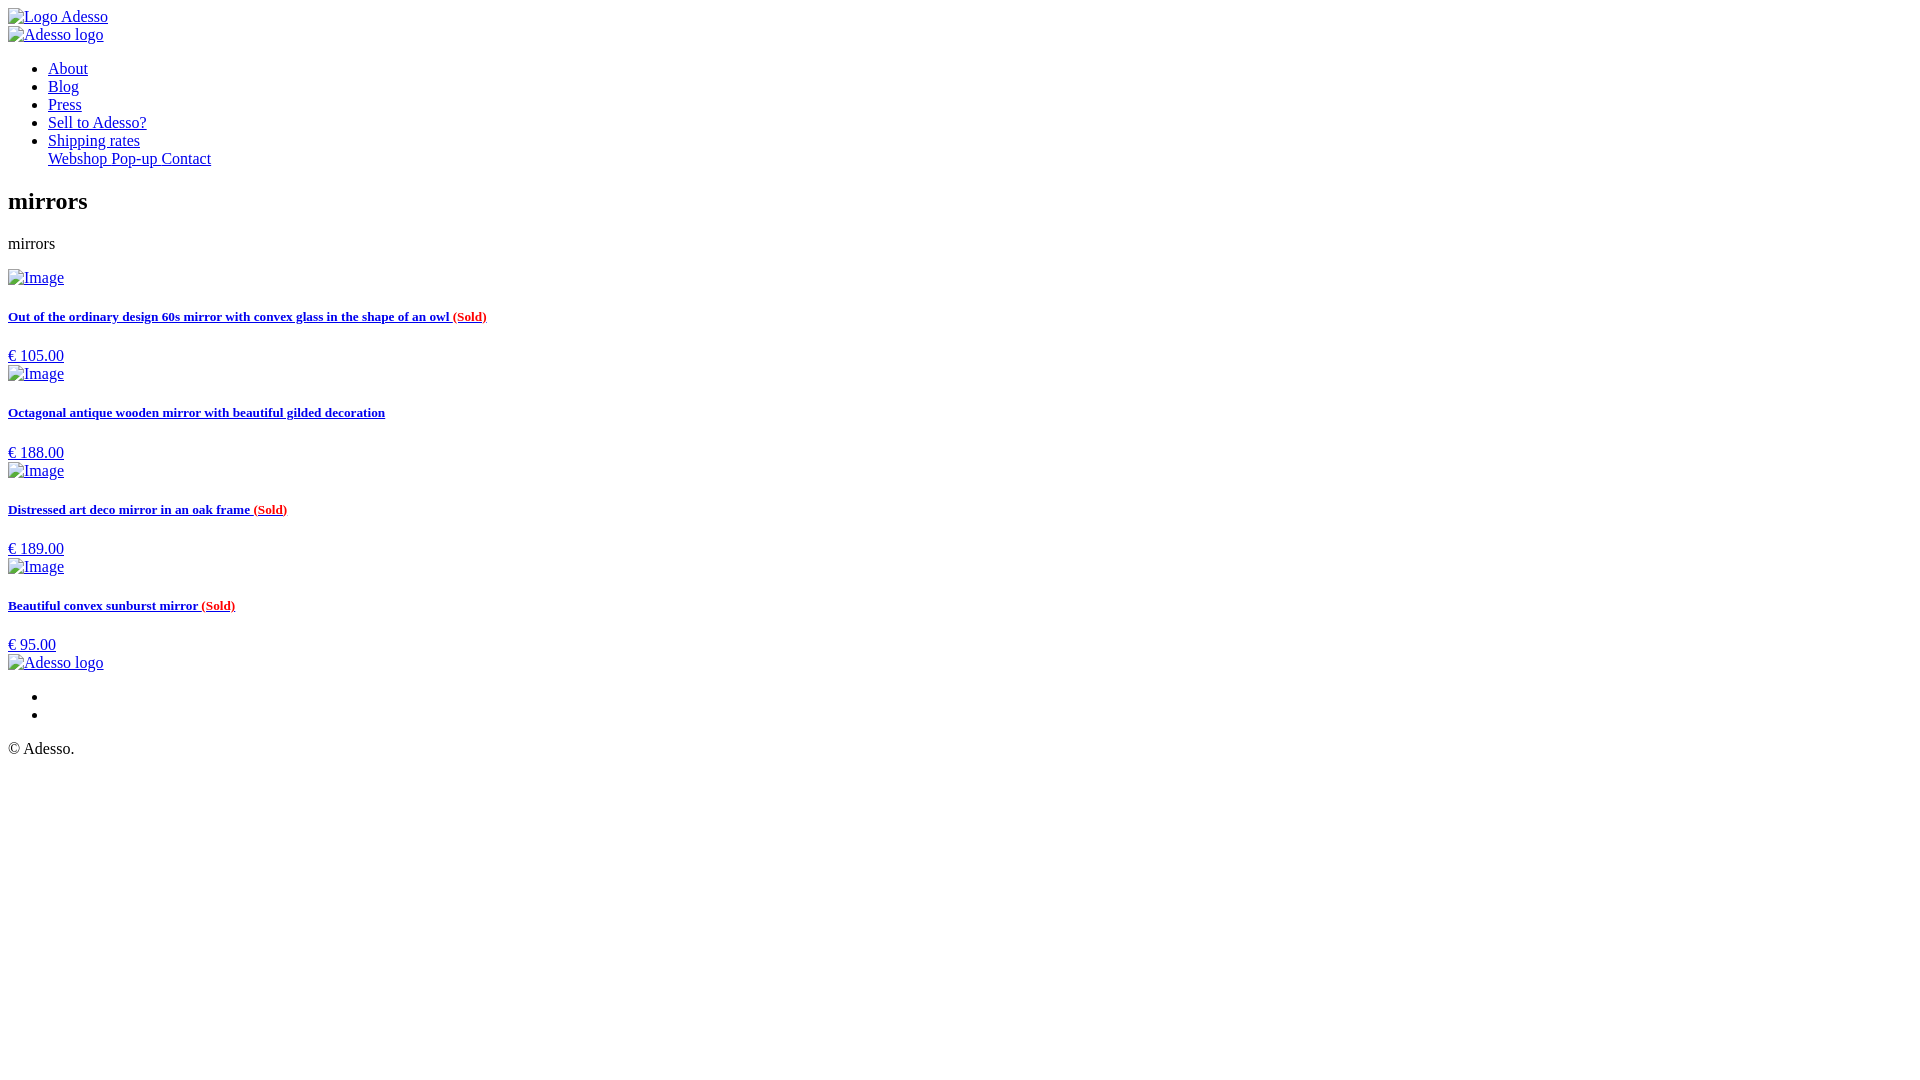 The height and width of the screenshot is (1080, 1920). I want to click on 'Contact', so click(186, 157).